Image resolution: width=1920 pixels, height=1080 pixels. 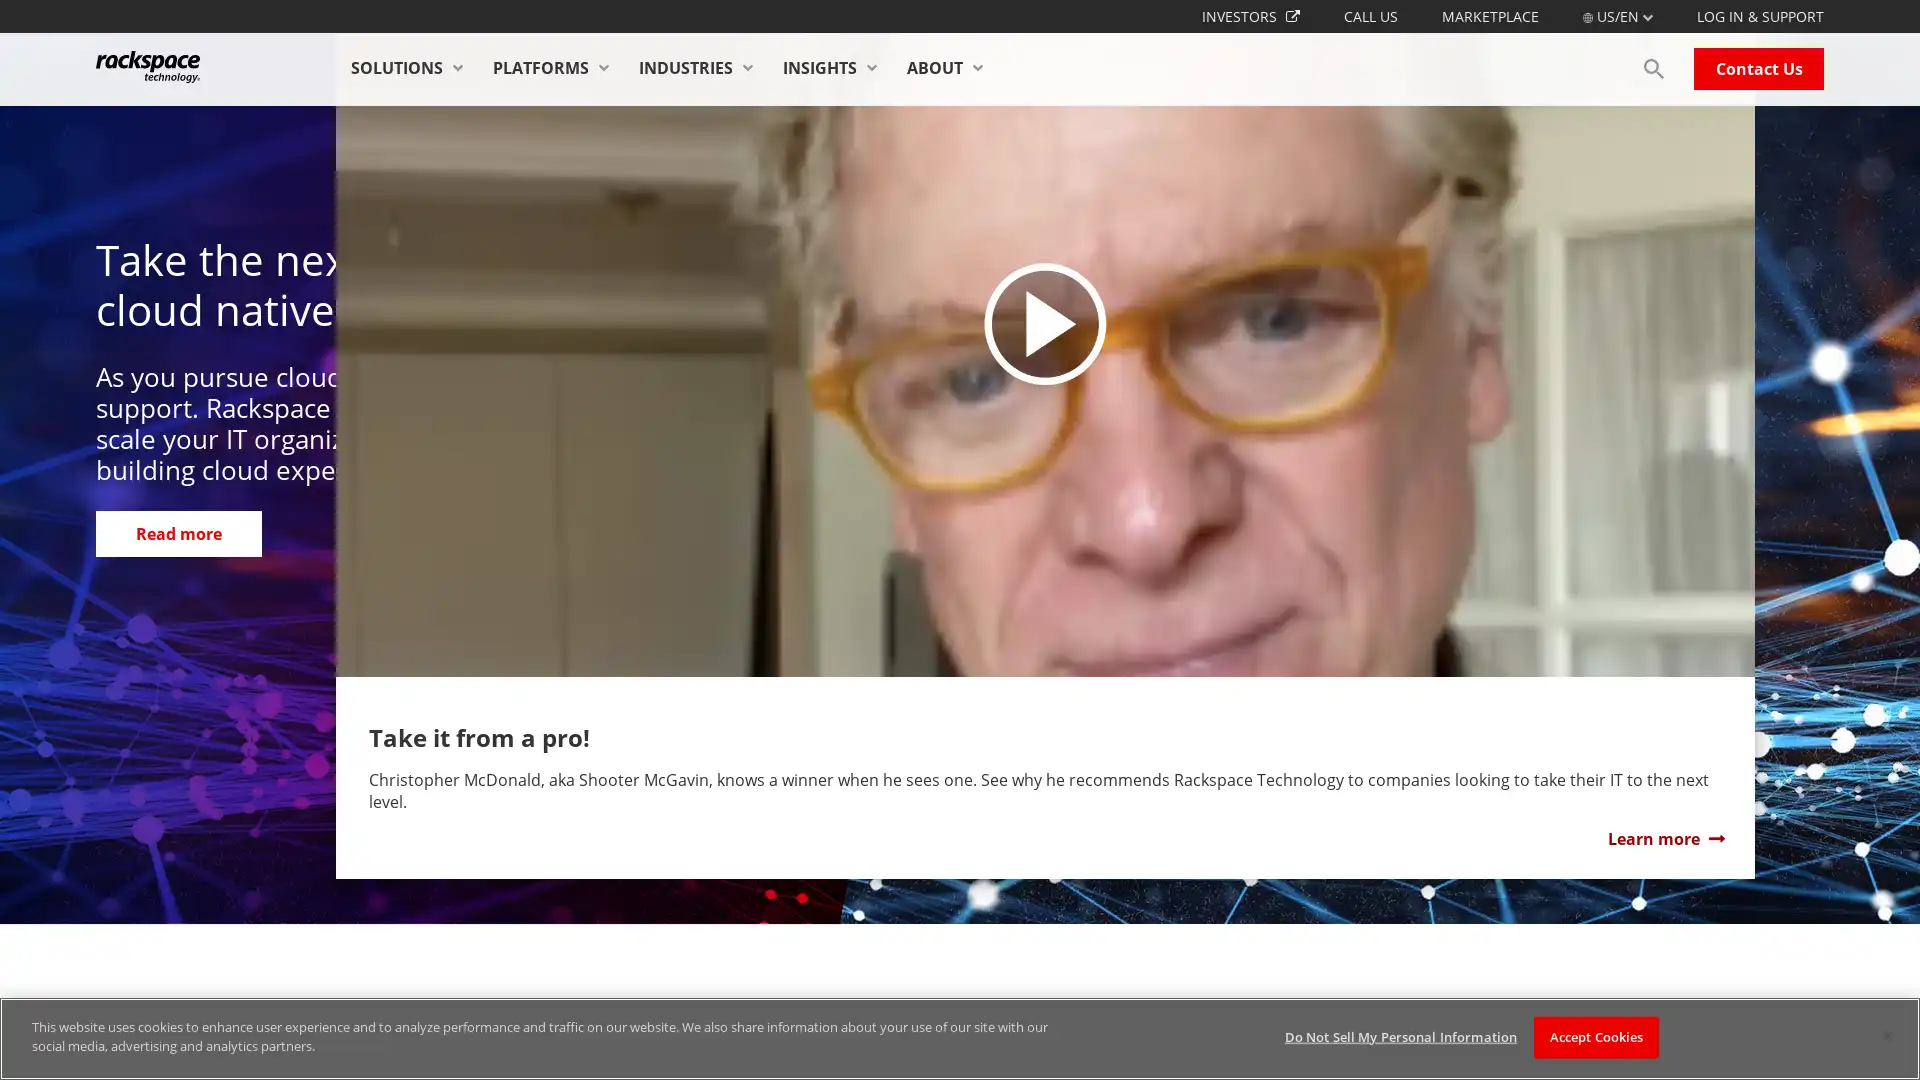 I want to click on Do Not Sell My Personal Information, so click(x=1399, y=1036).